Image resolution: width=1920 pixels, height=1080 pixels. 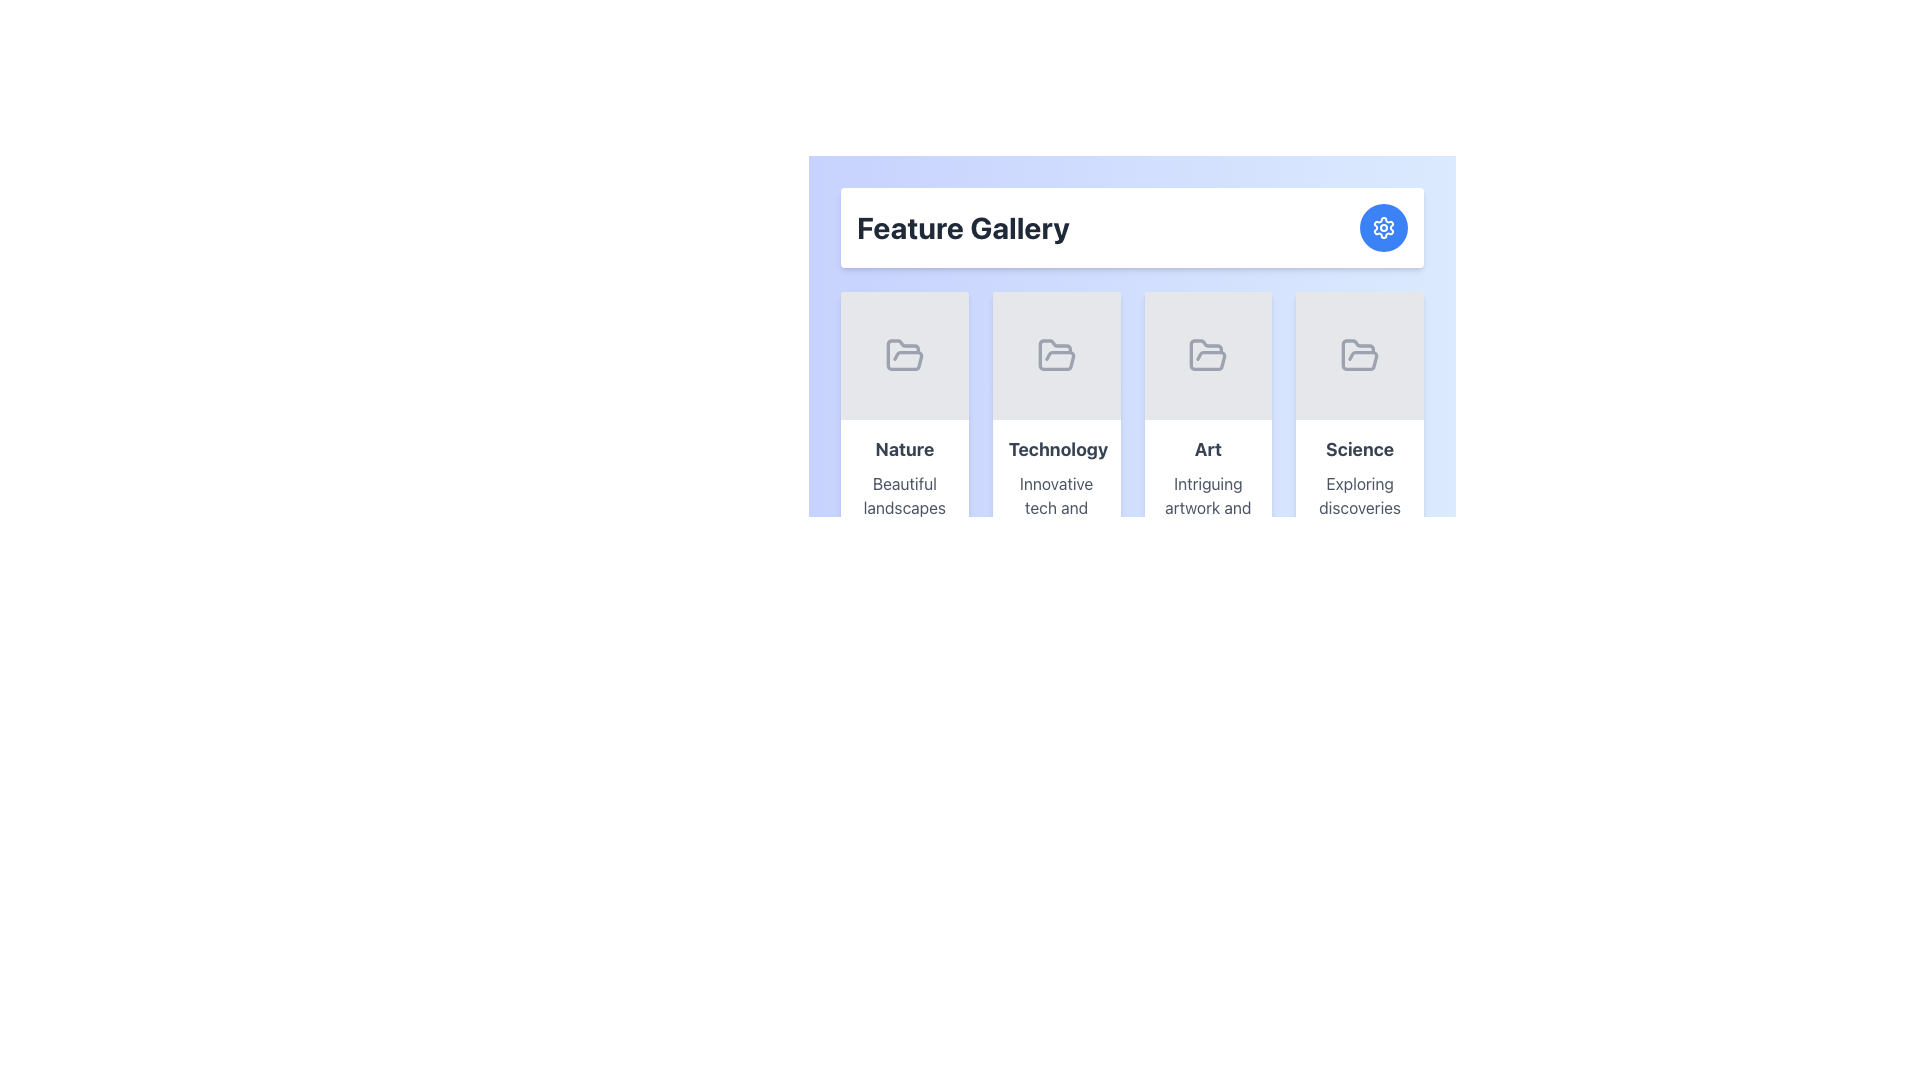 What do you see at coordinates (1382, 226) in the screenshot?
I see `the settings icon located in the top-right corner of the 'Feature Gallery' header` at bounding box center [1382, 226].